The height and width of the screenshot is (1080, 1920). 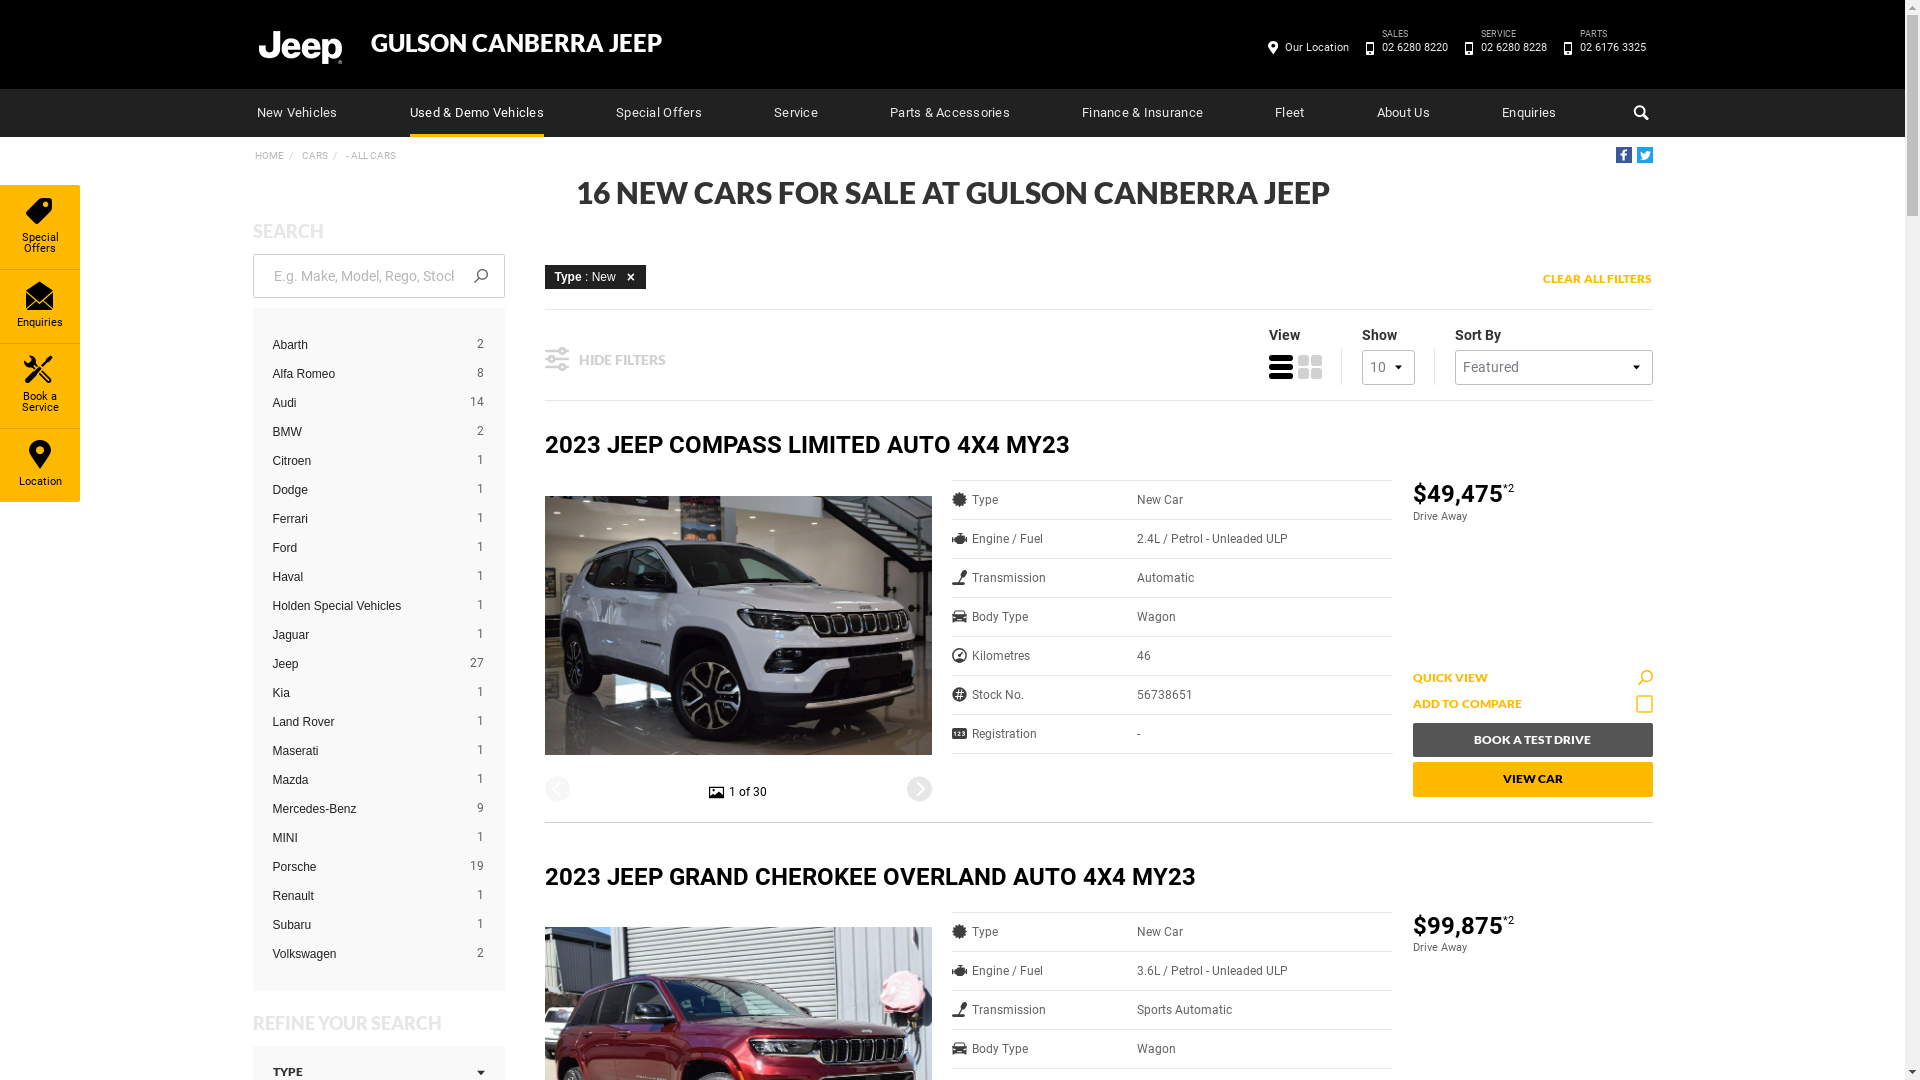 I want to click on 'Twitter', so click(x=1643, y=153).